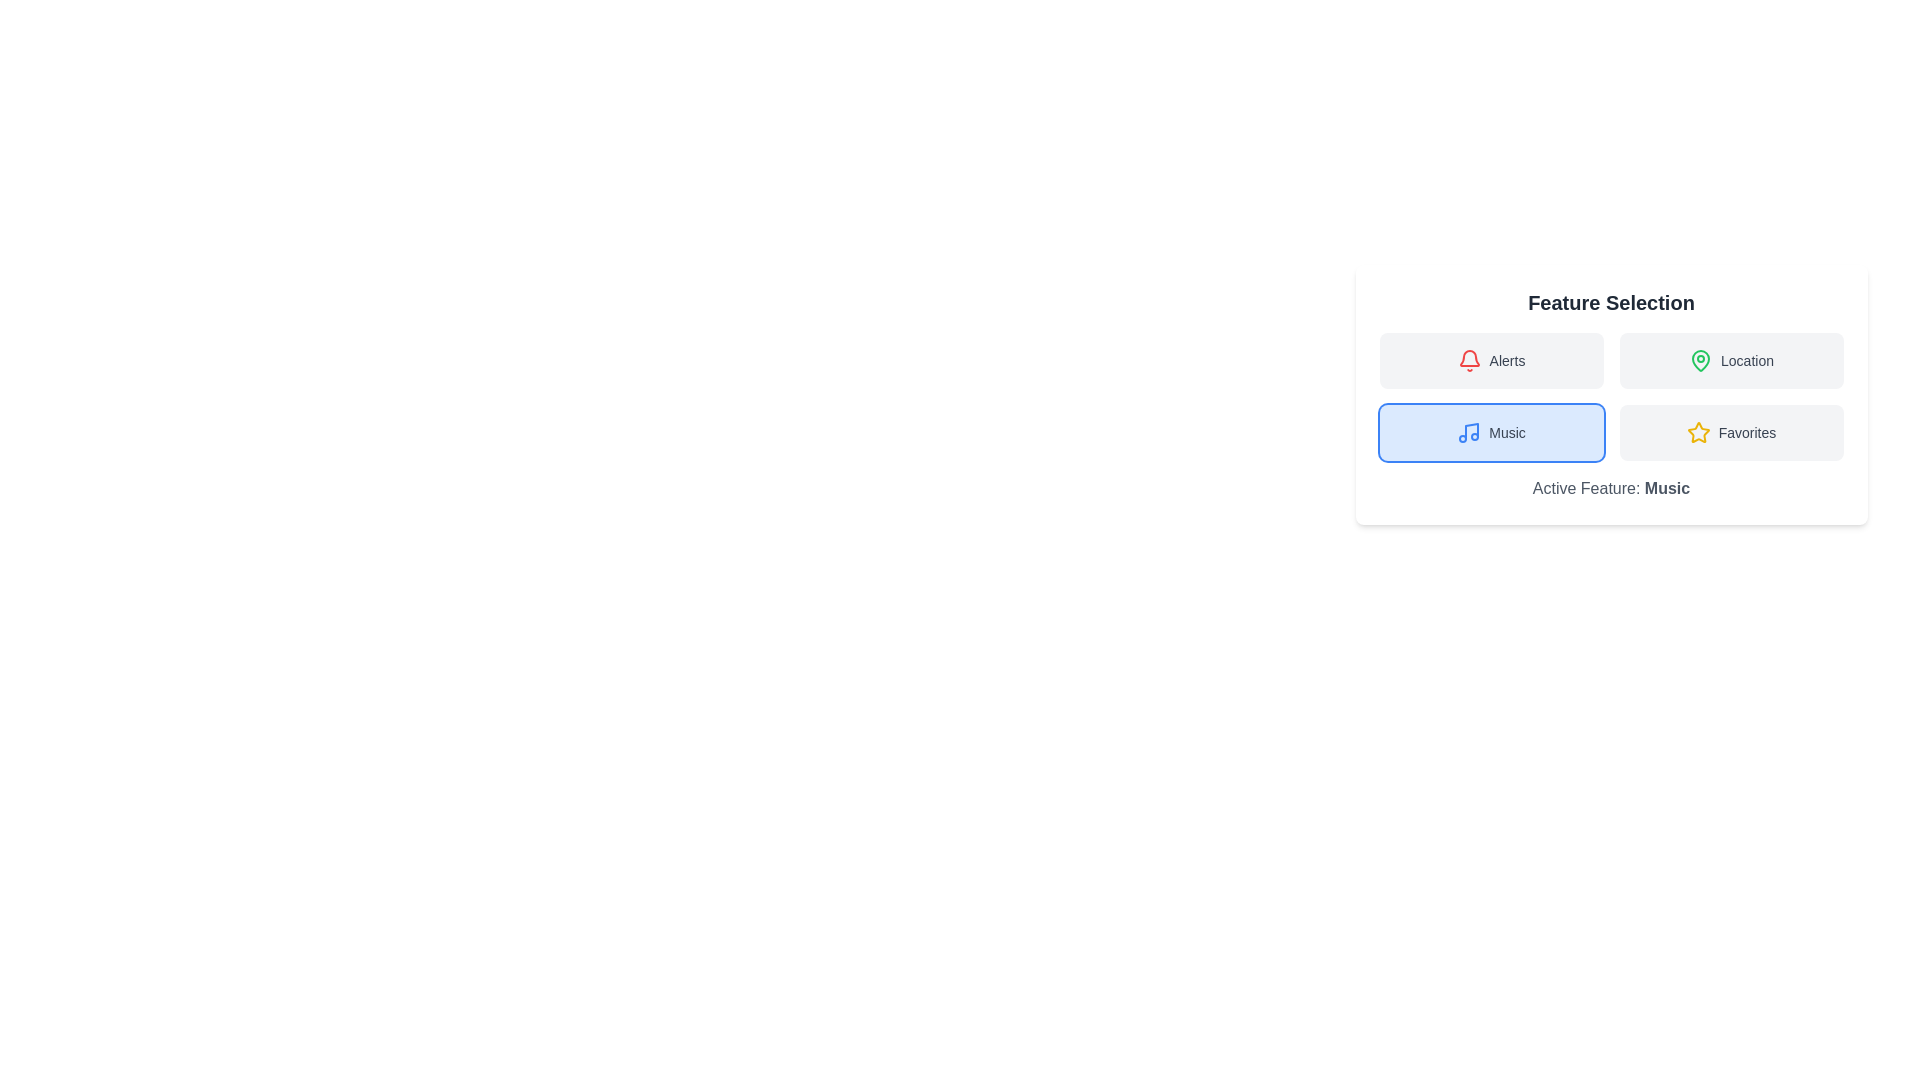 This screenshot has height=1080, width=1920. What do you see at coordinates (1730, 361) in the screenshot?
I see `the button corresponding to the feature Location` at bounding box center [1730, 361].